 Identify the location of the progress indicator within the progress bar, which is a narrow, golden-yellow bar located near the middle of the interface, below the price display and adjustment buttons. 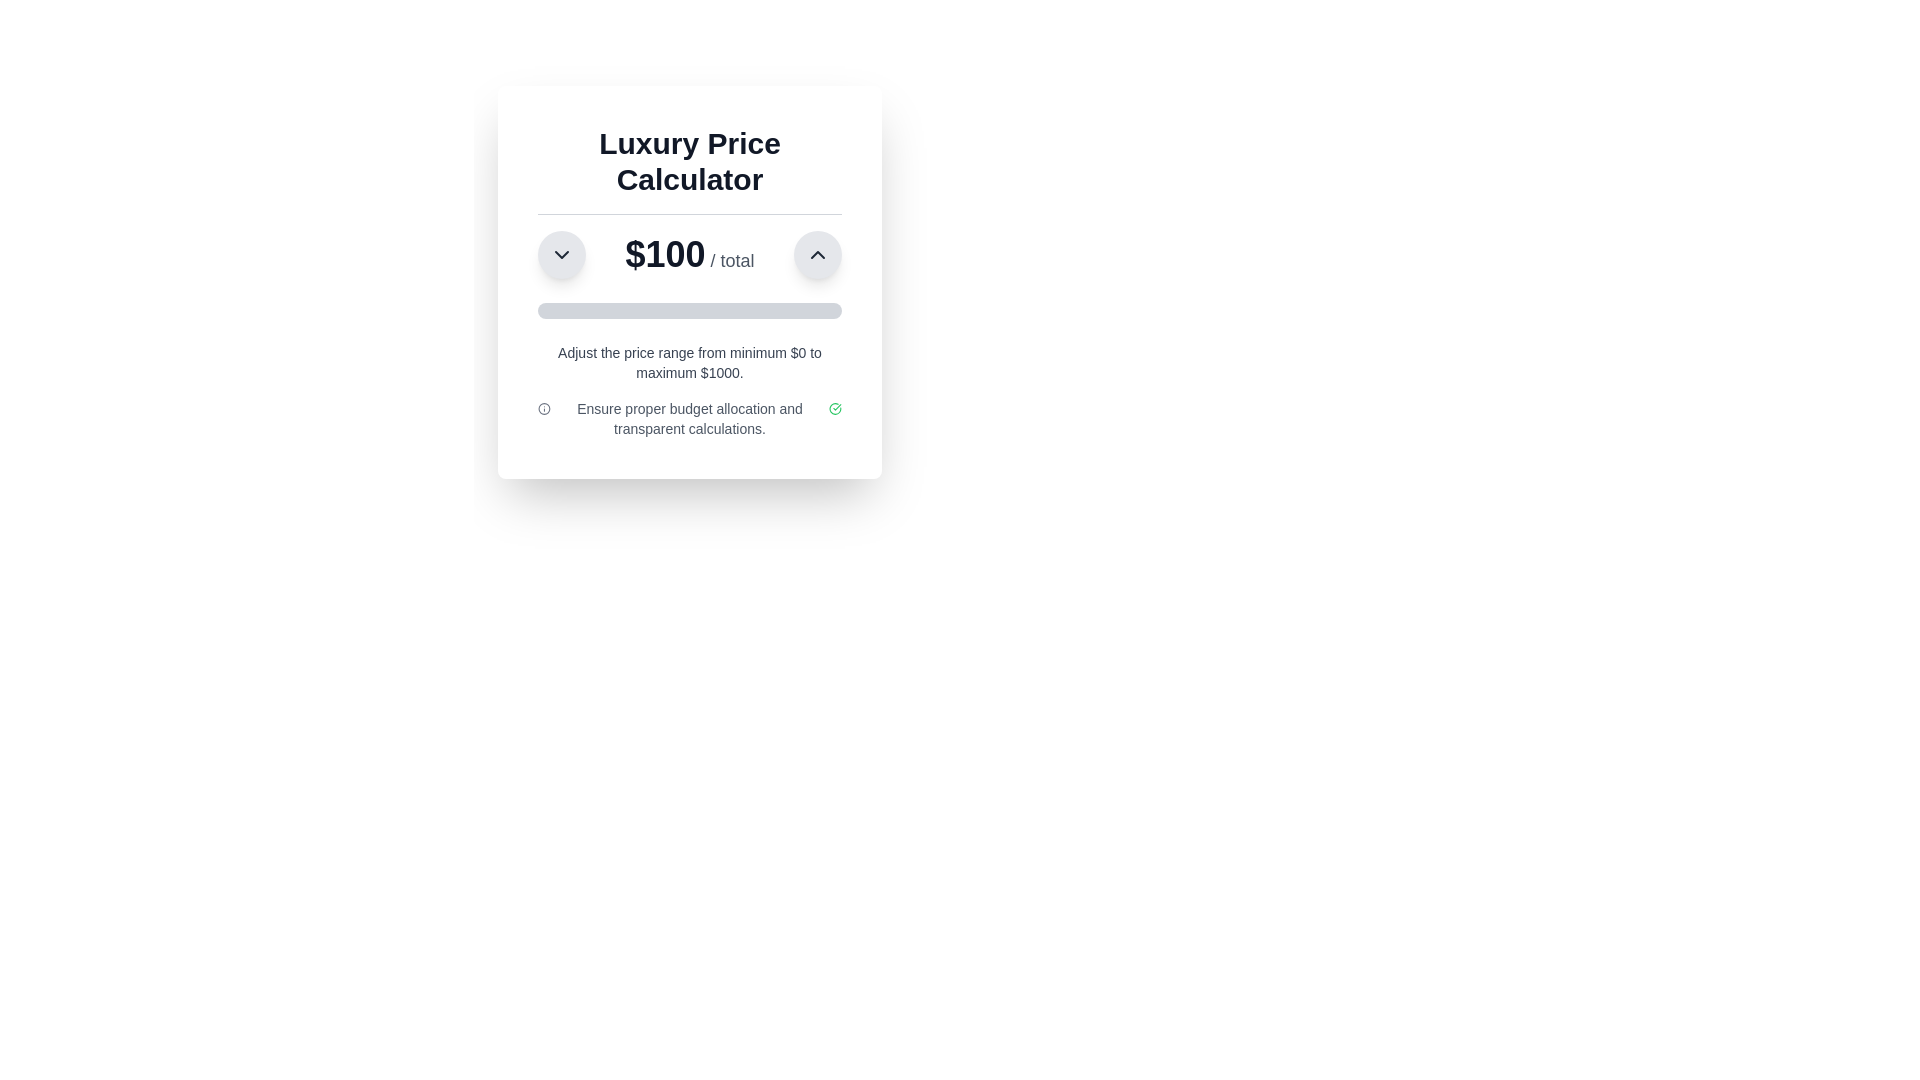
(553, 311).